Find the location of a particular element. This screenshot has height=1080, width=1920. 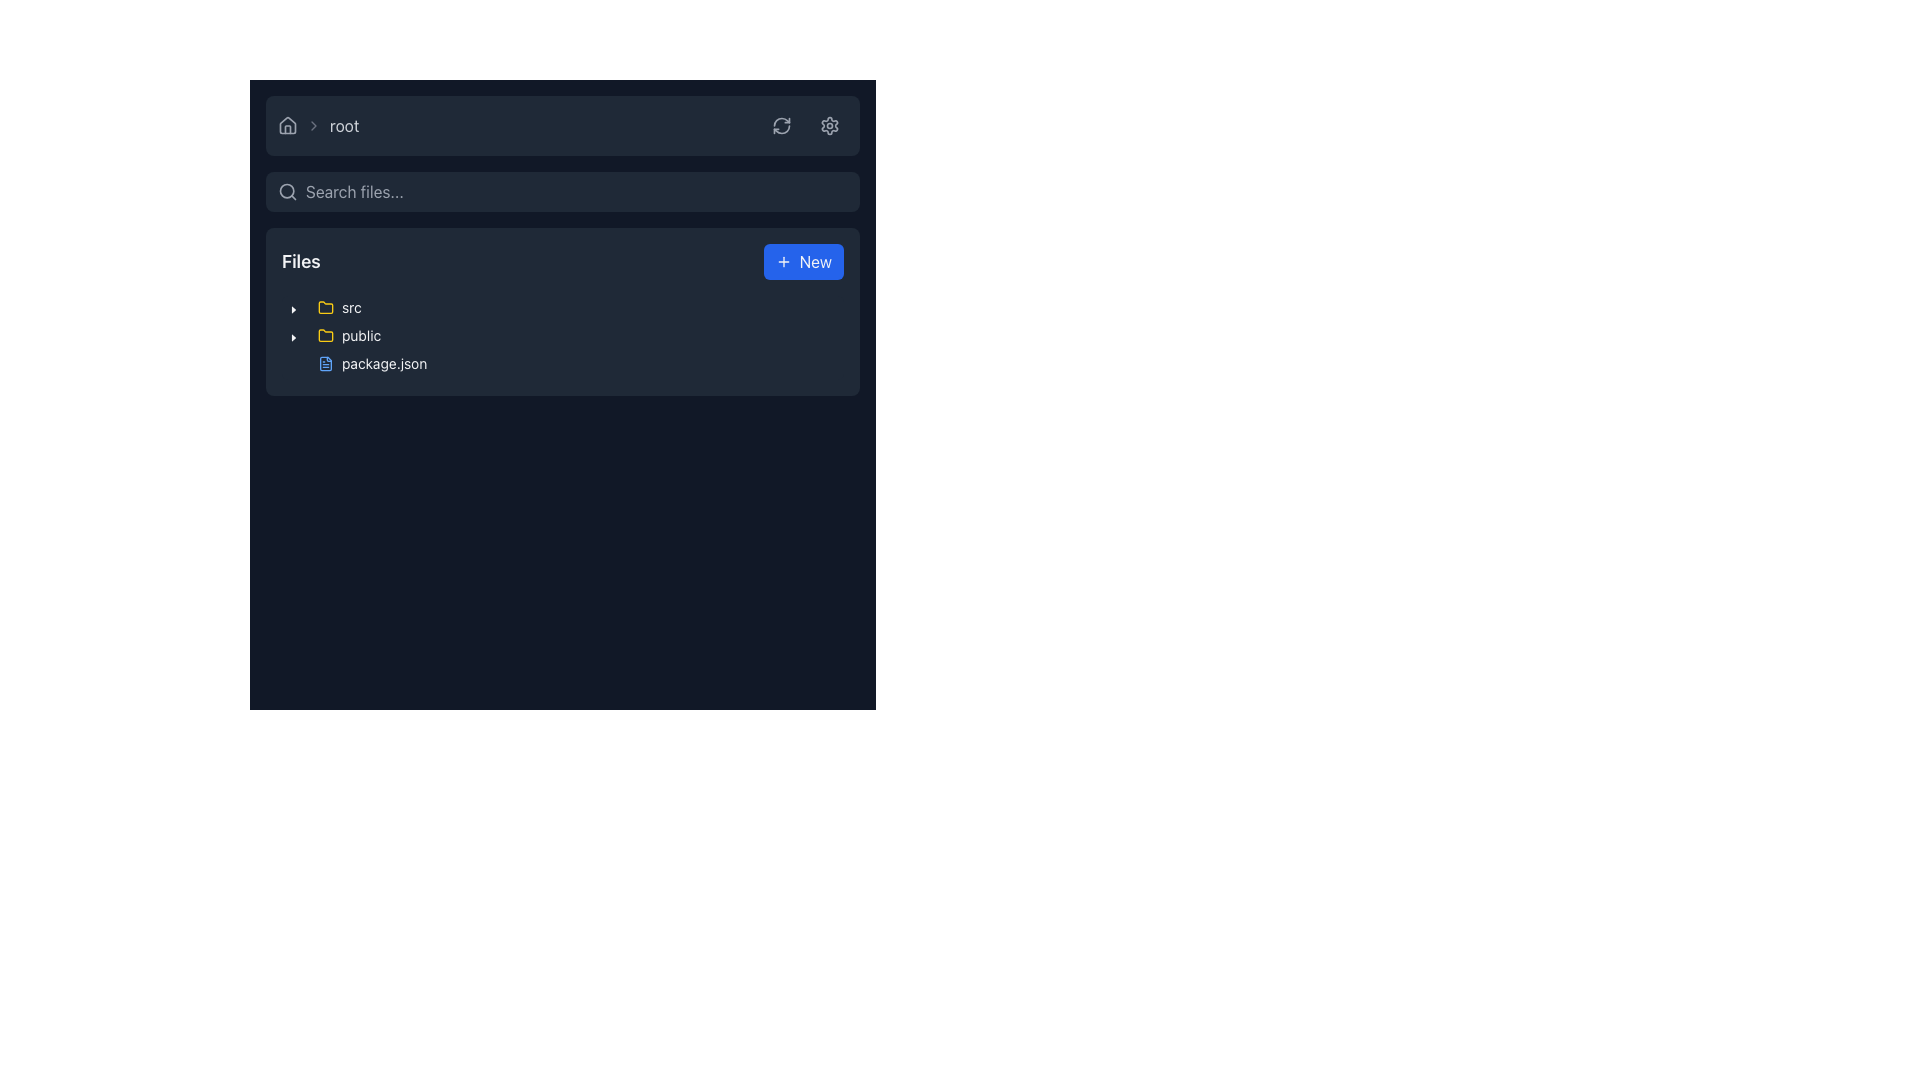

the Tree Toggle Button located to the left of the folder icon and text 'public' is located at coordinates (292, 334).